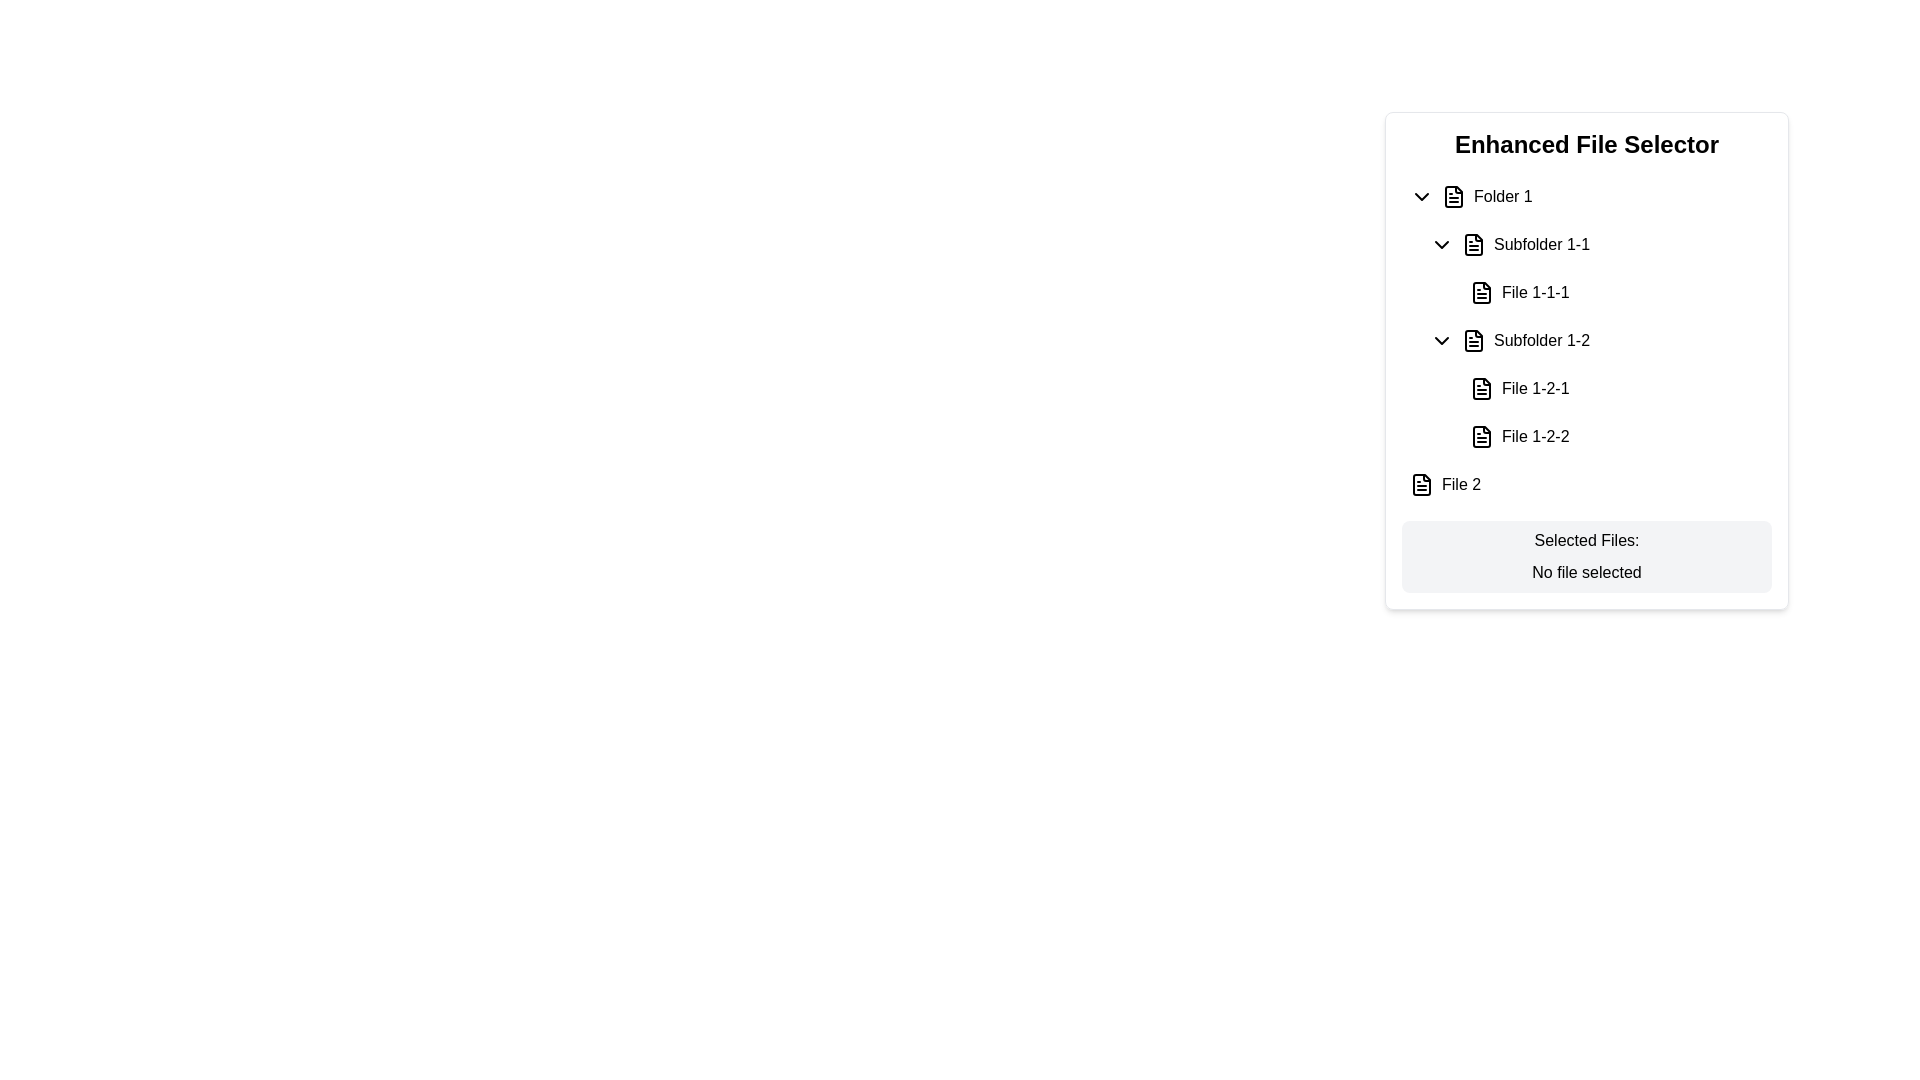 Image resolution: width=1920 pixels, height=1080 pixels. I want to click on the file icon representing 'File 2', which is located to the left of its label in the file selector interface, so click(1420, 485).